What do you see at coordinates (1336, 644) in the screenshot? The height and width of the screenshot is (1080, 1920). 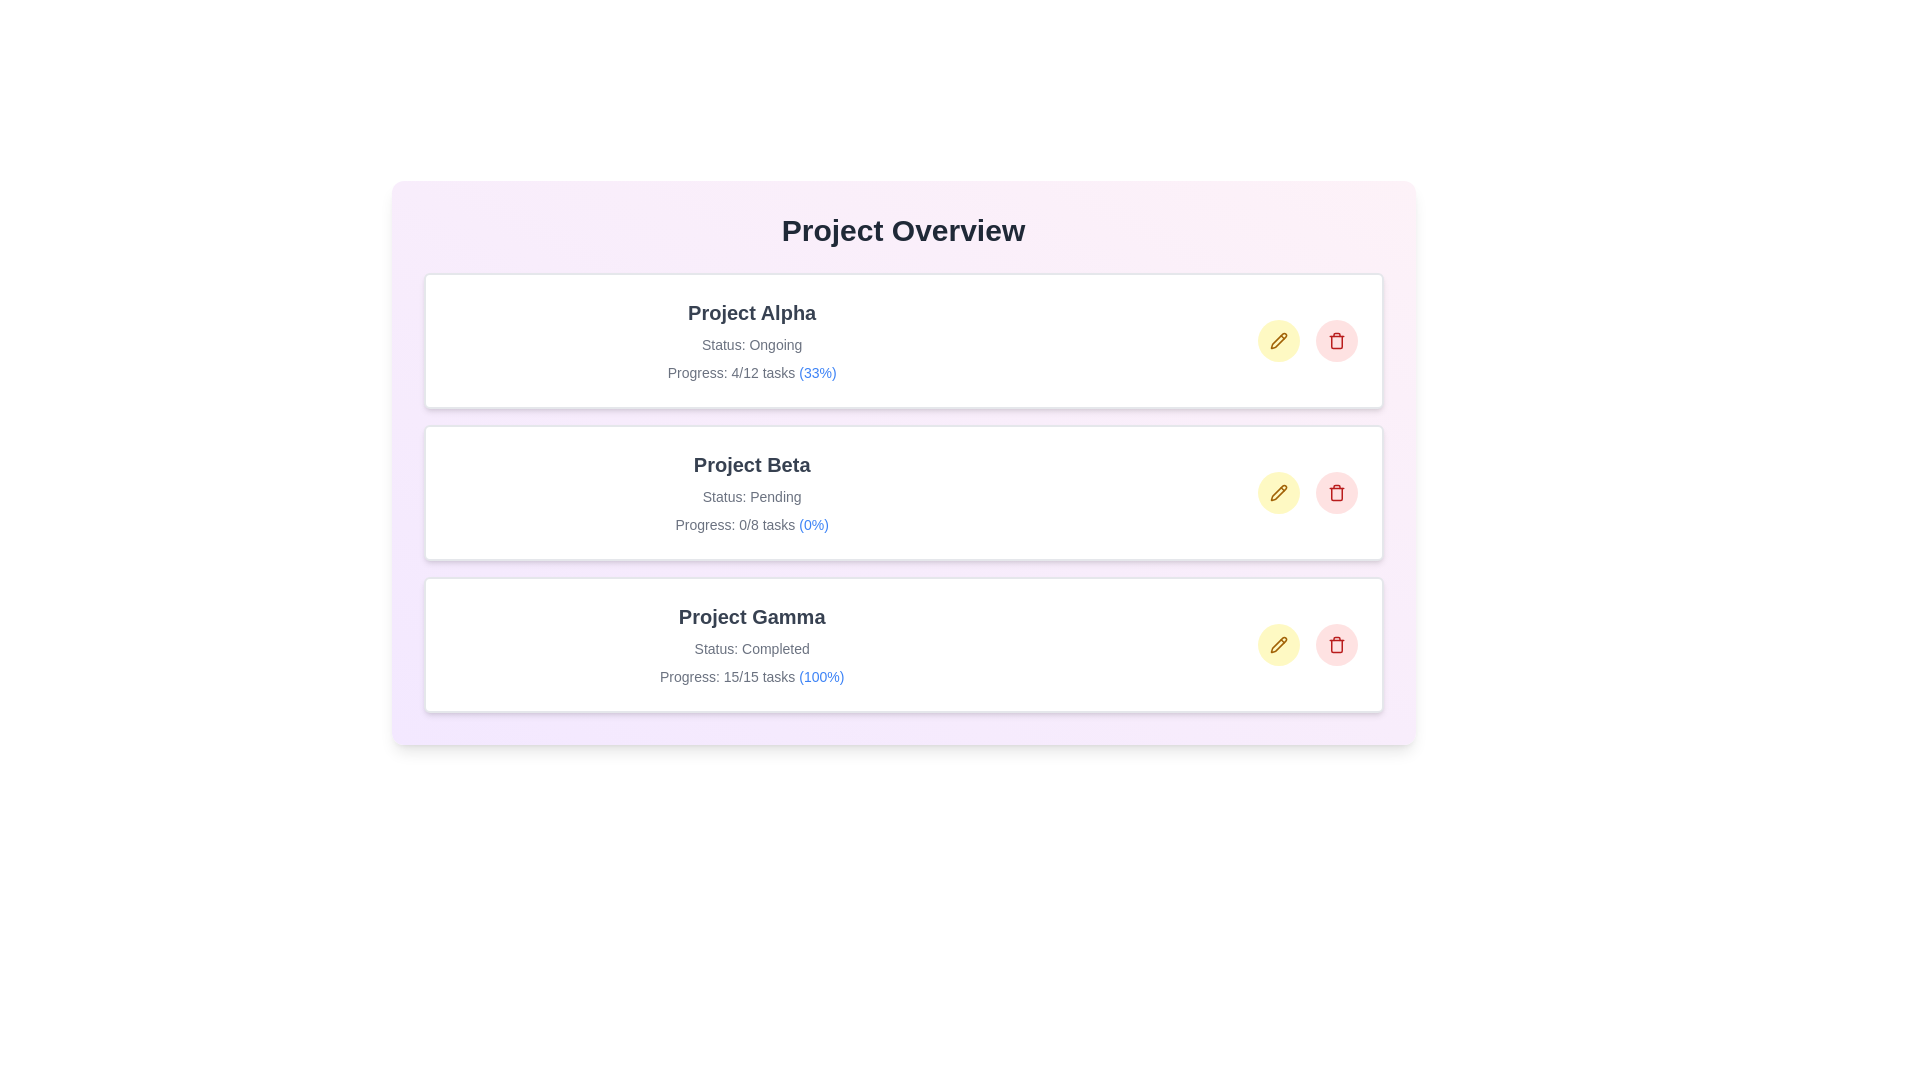 I see `trash icon to delete the project Project Gamma` at bounding box center [1336, 644].